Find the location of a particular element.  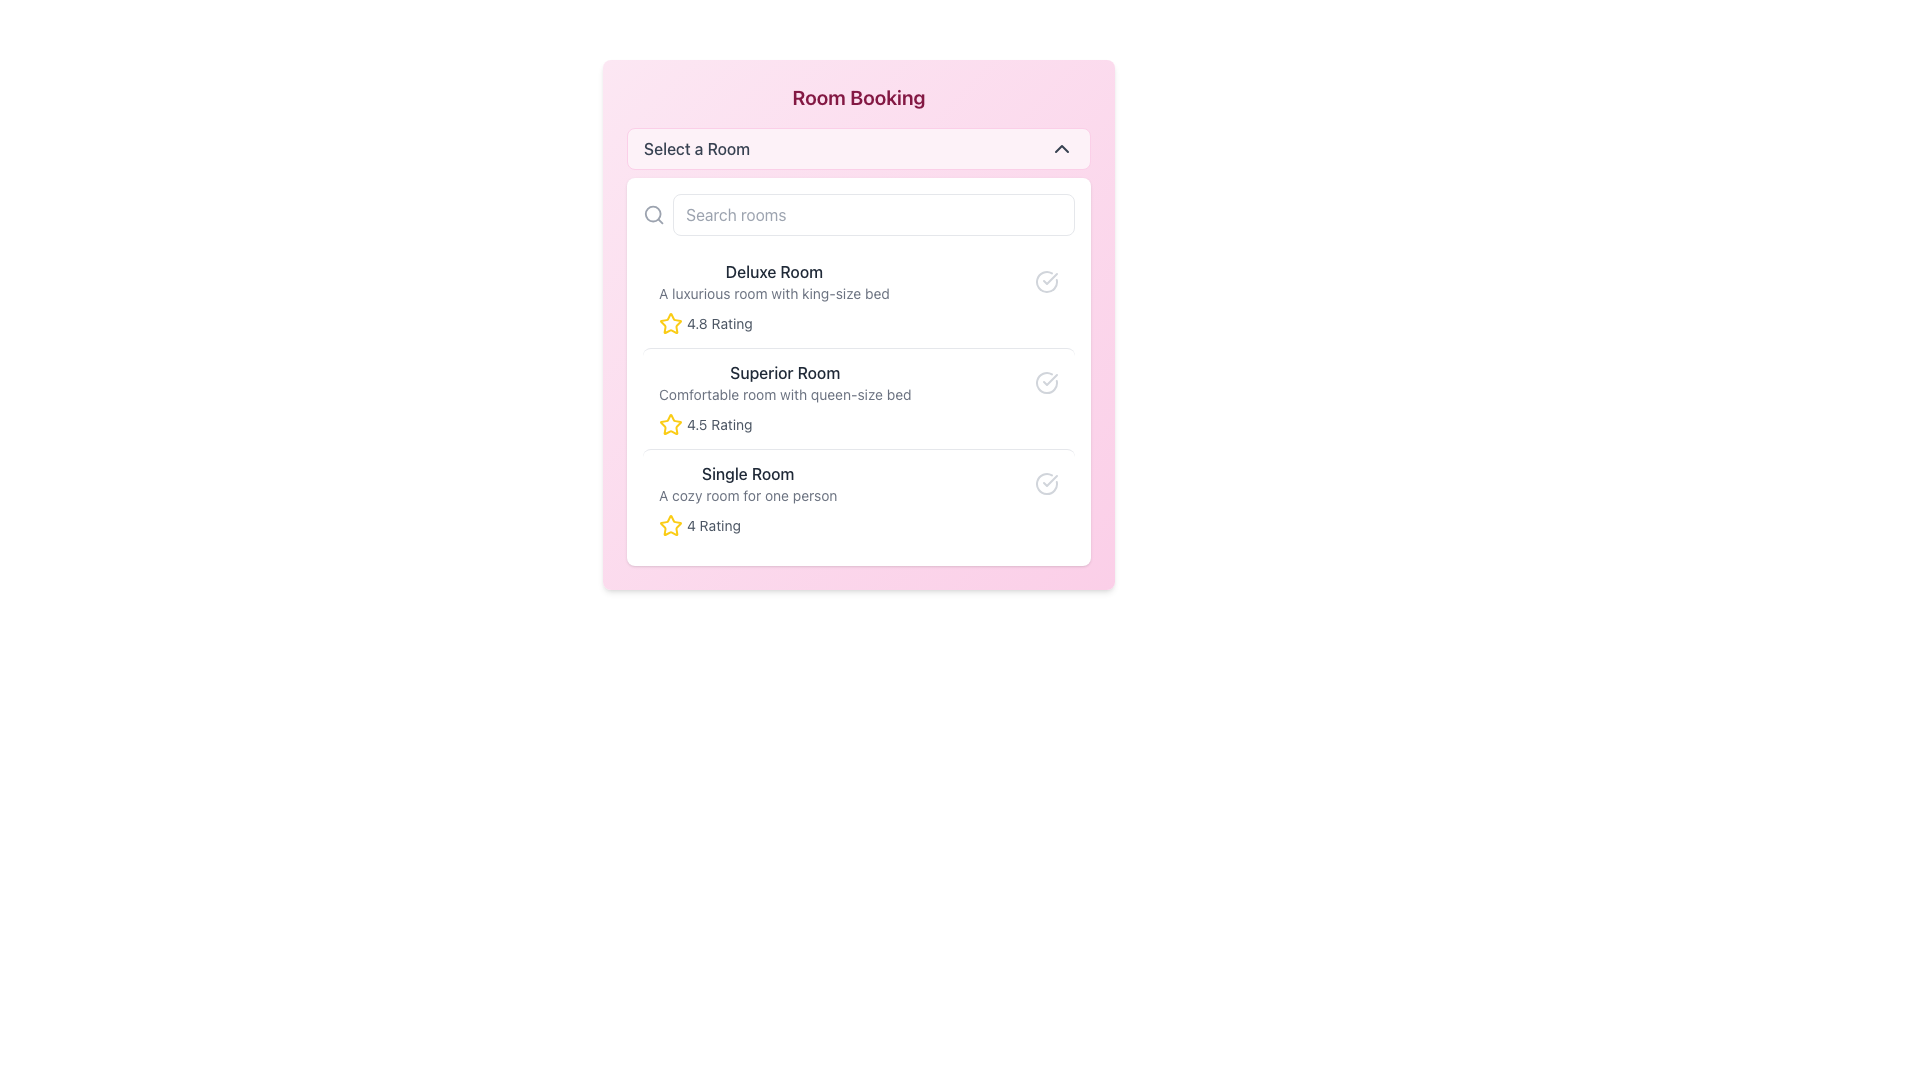

text group containing the heading and description of the room type, located in the middle section of the 'Room Booking' interface, specifically the second item in the list under 'Select a Room' is located at coordinates (784, 382).